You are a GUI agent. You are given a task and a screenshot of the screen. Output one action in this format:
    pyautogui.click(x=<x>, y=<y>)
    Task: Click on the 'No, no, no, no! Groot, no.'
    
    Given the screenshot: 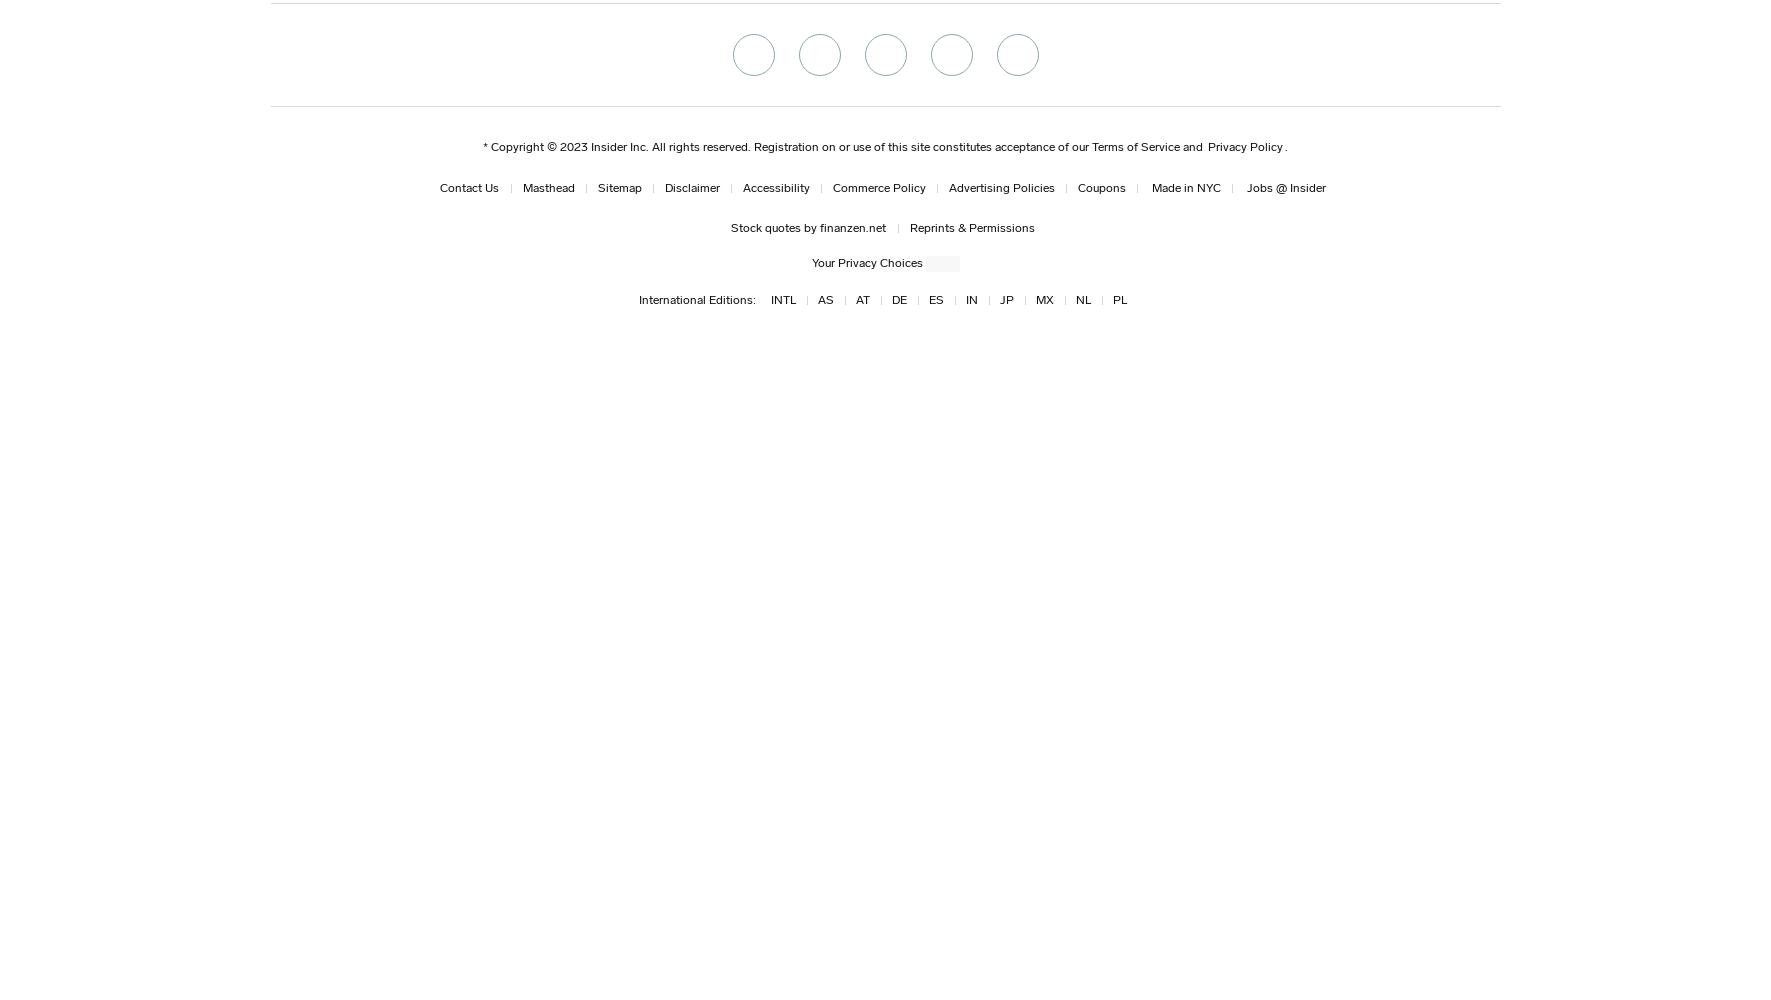 What is the action you would take?
    pyautogui.click(x=470, y=154)
    